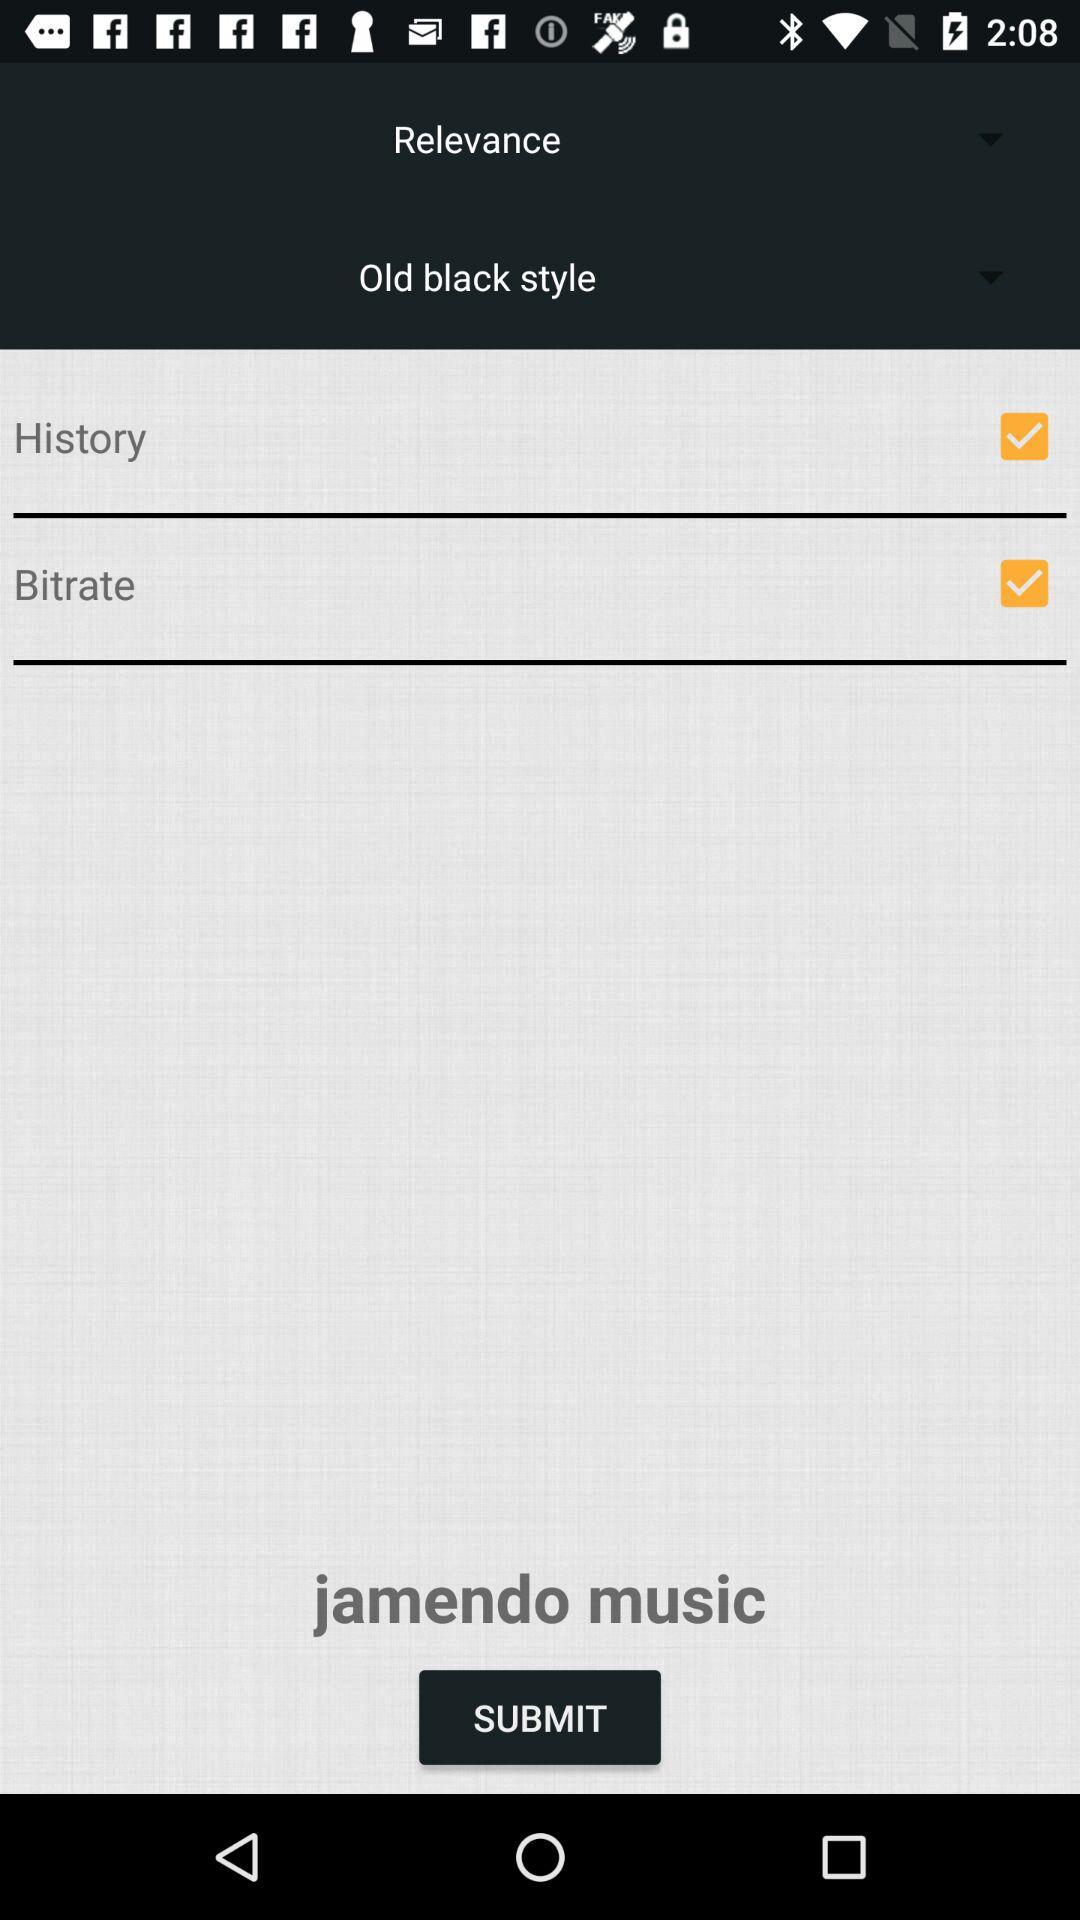 This screenshot has height=1920, width=1080. Describe the element at coordinates (540, 1716) in the screenshot. I see `the submit icon` at that location.